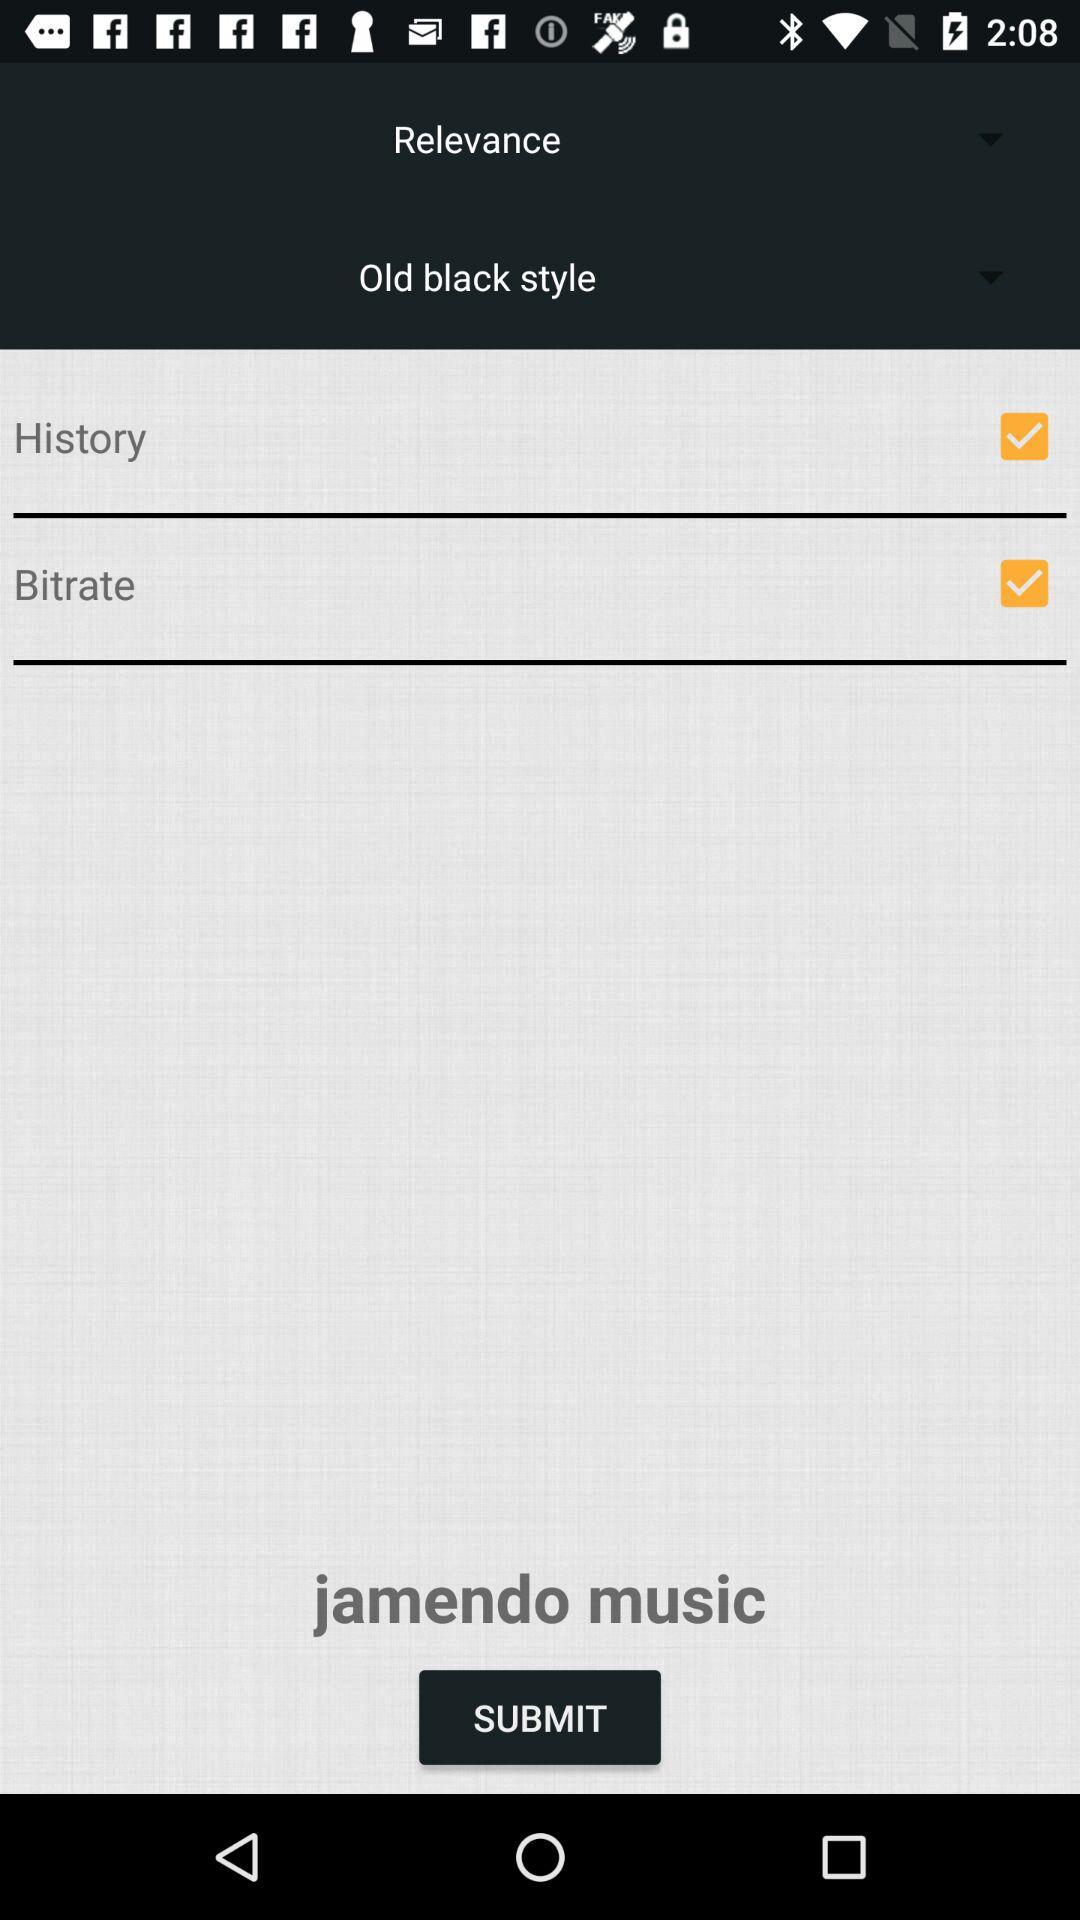 This screenshot has height=1920, width=1080. Describe the element at coordinates (540, 1716) in the screenshot. I see `the submit icon` at that location.